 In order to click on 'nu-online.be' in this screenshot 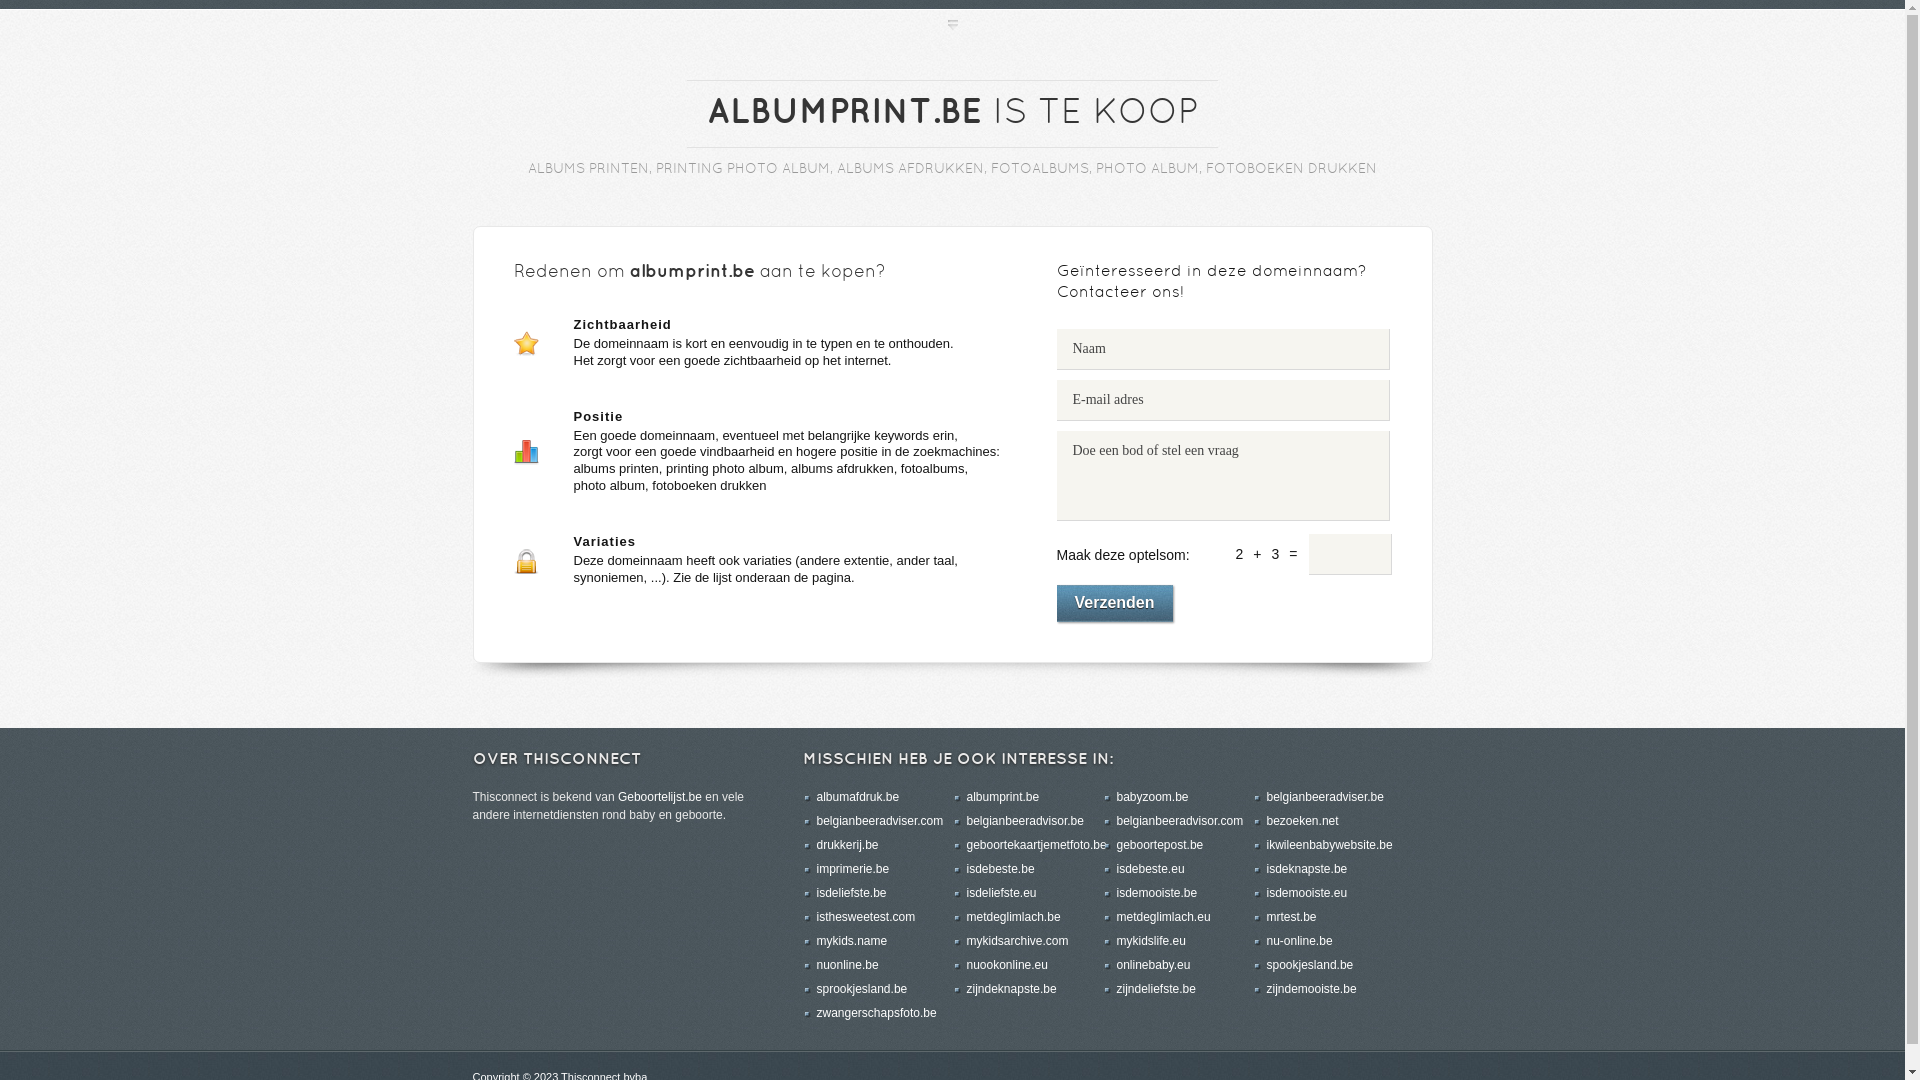, I will do `click(1299, 941)`.